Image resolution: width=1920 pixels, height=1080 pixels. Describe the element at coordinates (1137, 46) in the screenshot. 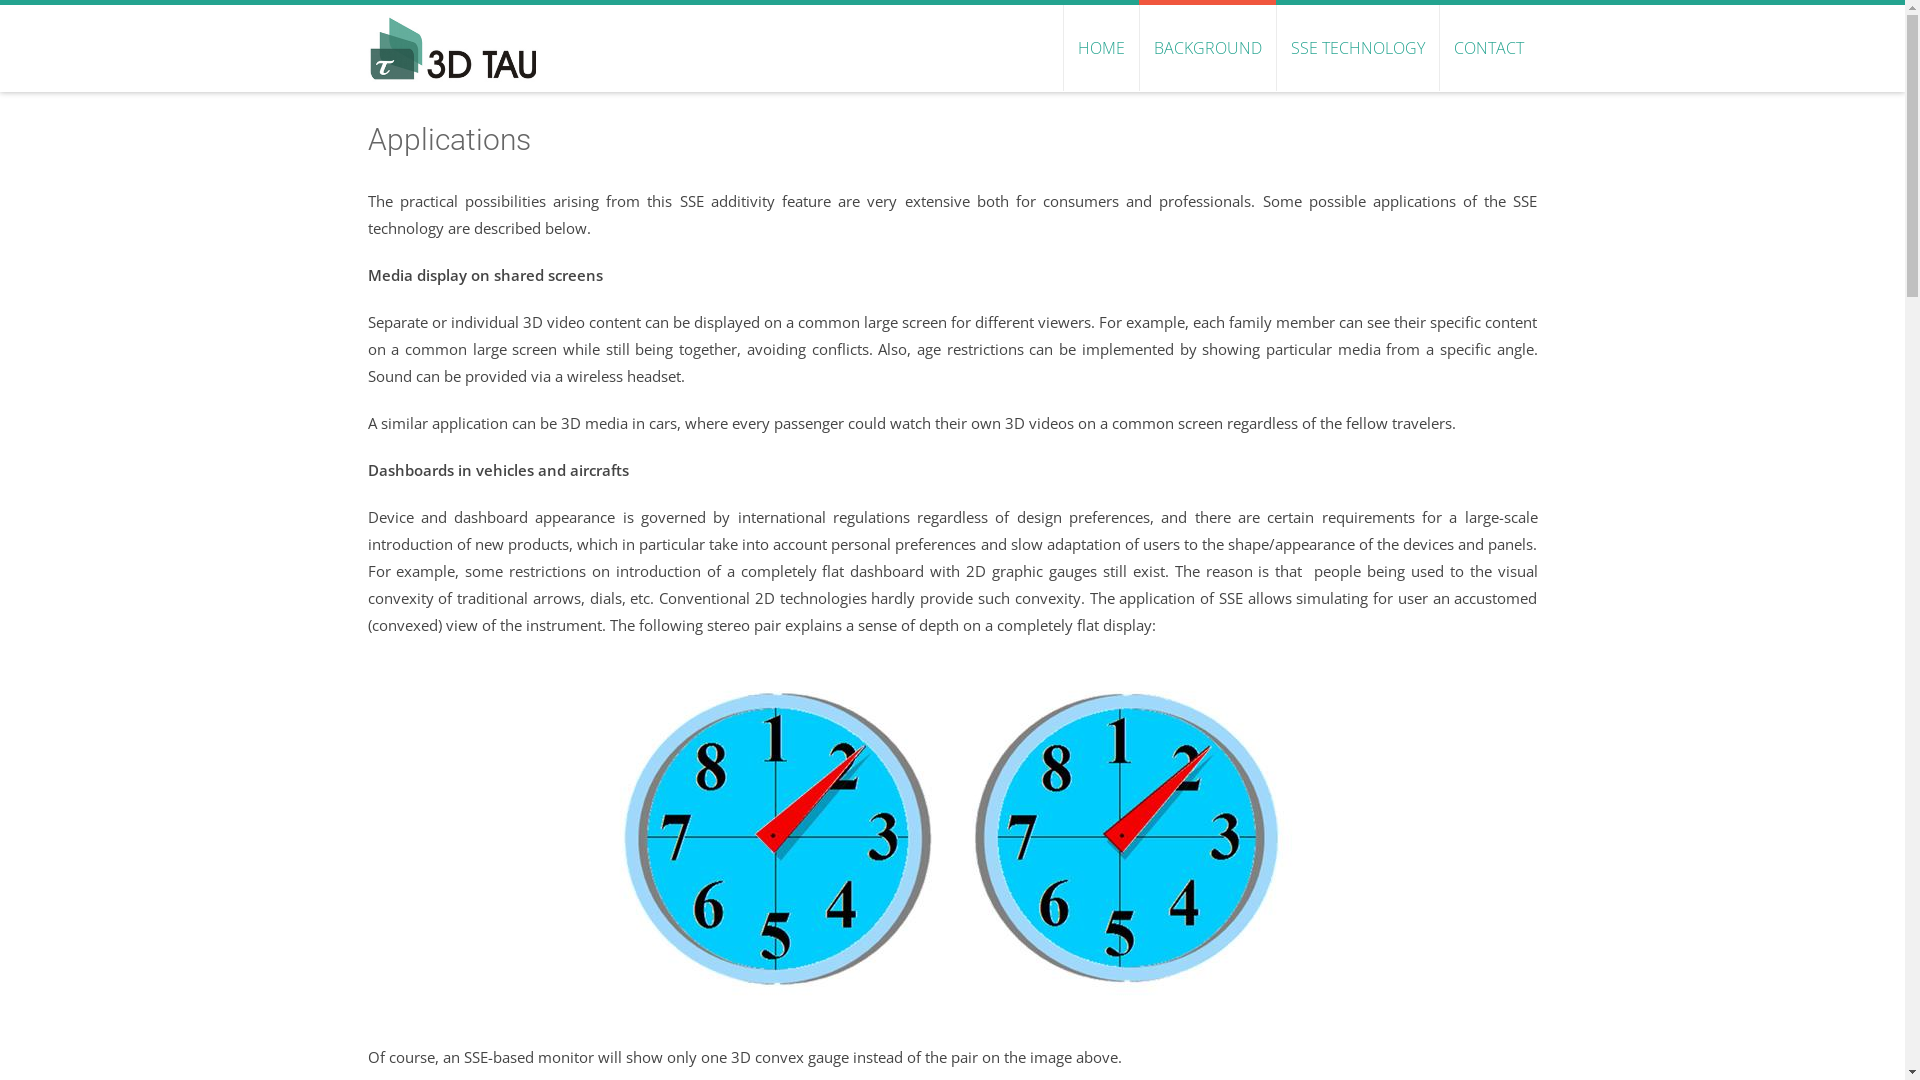

I see `'BACKGROUND'` at that location.